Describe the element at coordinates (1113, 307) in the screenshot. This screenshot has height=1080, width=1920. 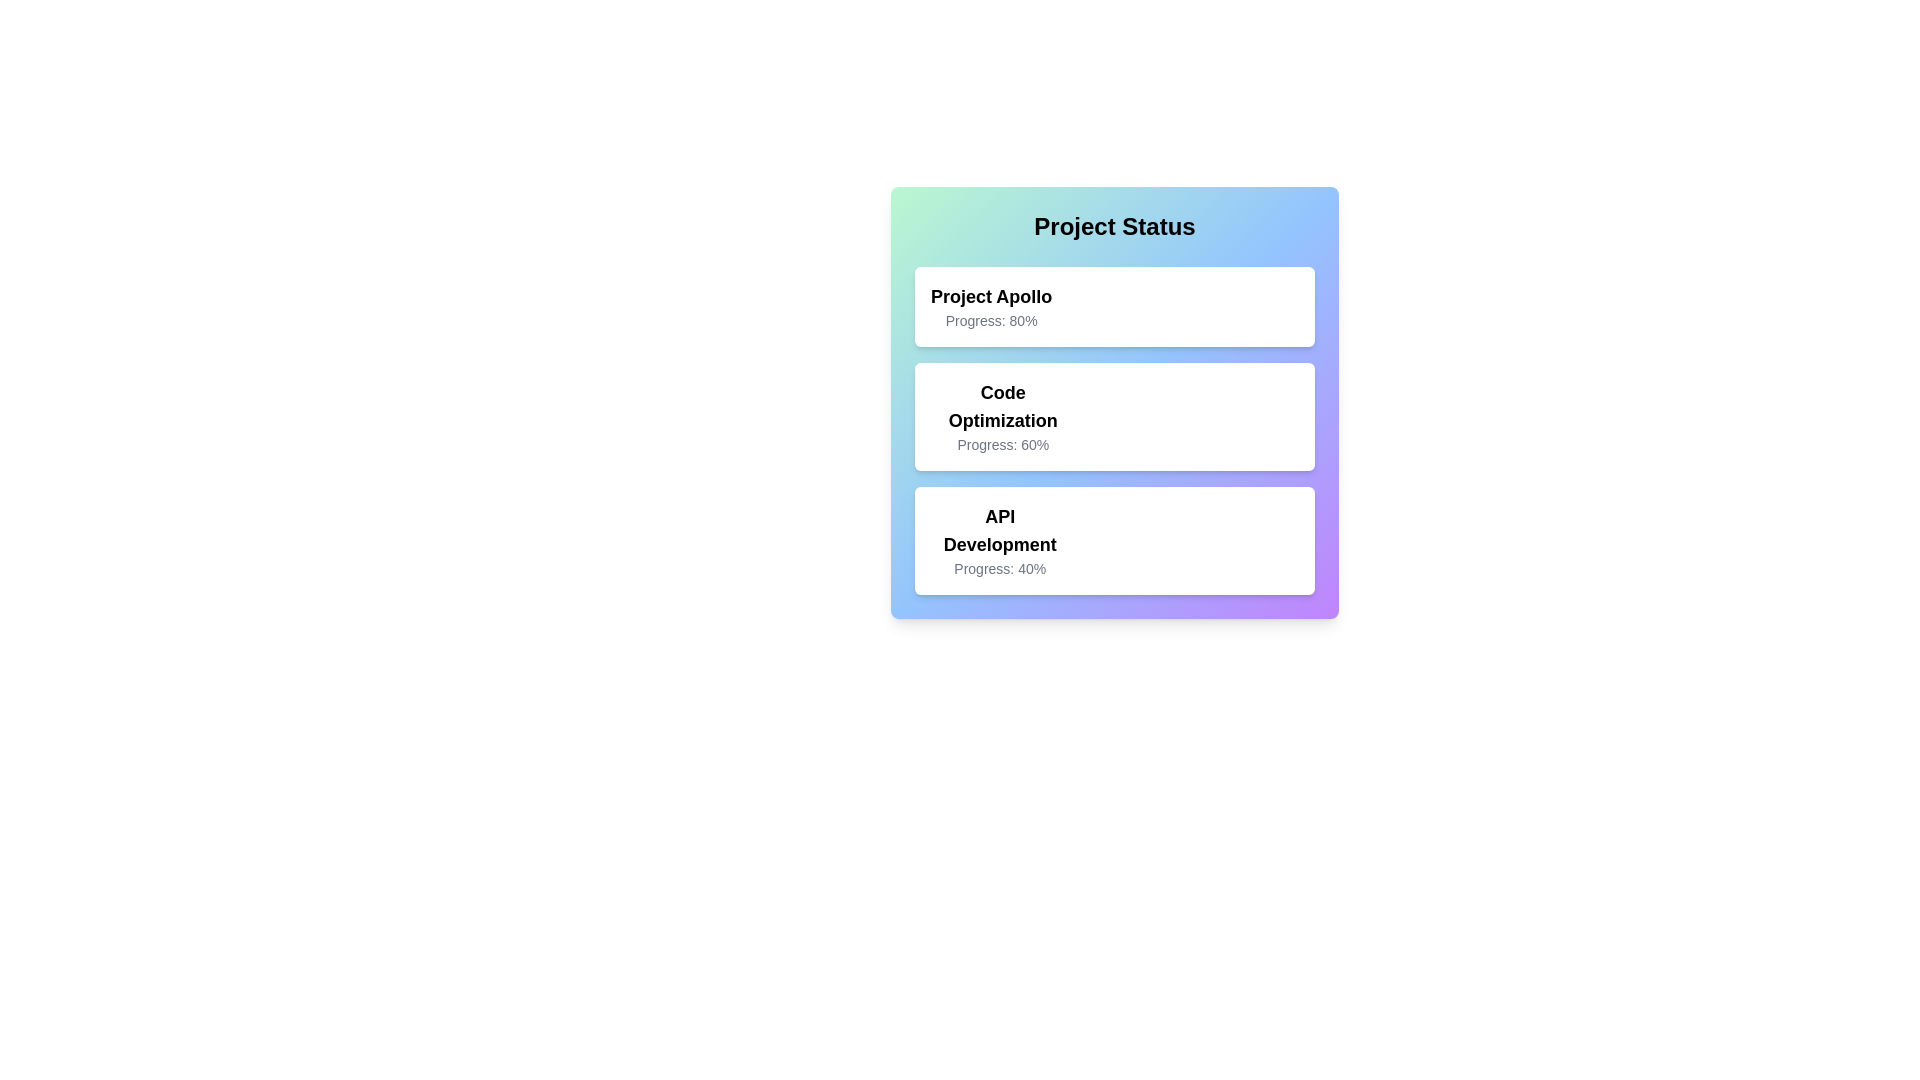
I see `the project card corresponding to Project Apollo` at that location.